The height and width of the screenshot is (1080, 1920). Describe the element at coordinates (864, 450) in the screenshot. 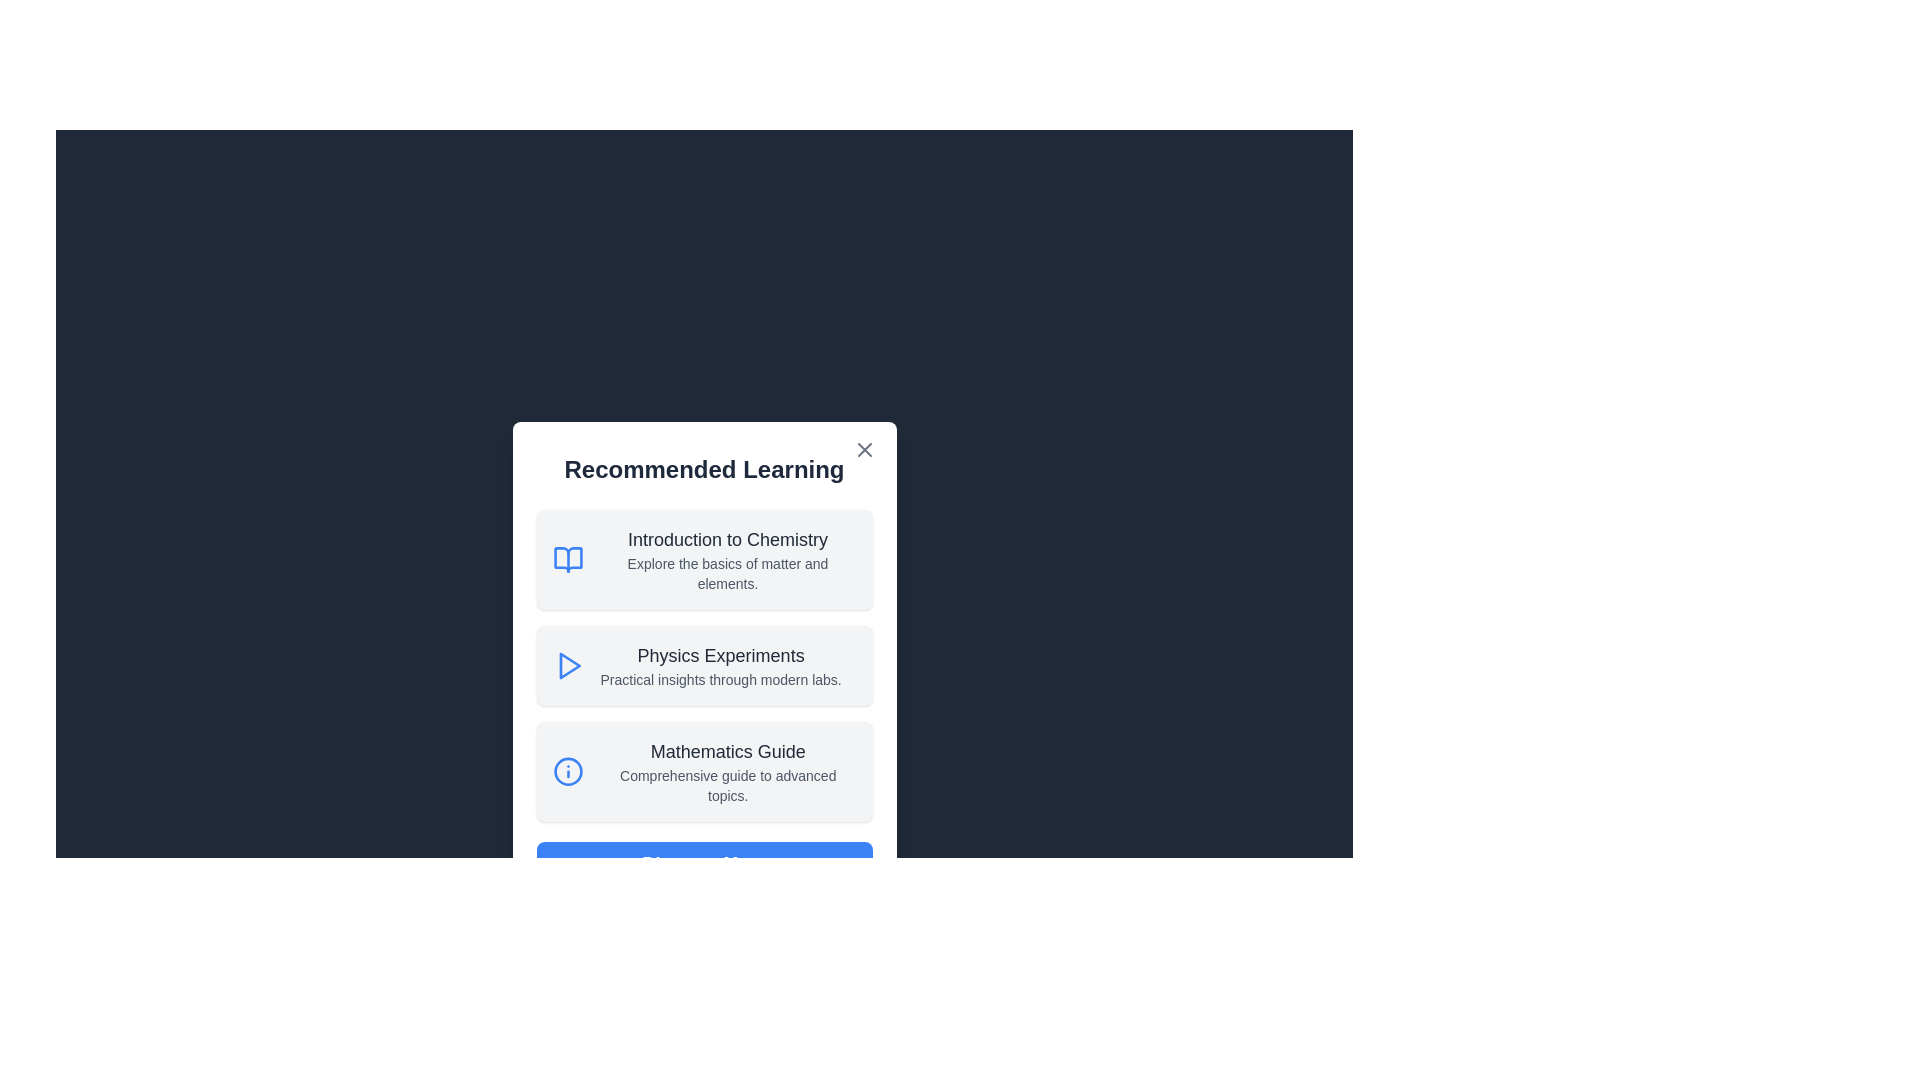

I see `the close button icon represented by a gray 'X' located at the top-right corner of the modal box titled 'Recommended Learning' to observe its styling changes` at that location.